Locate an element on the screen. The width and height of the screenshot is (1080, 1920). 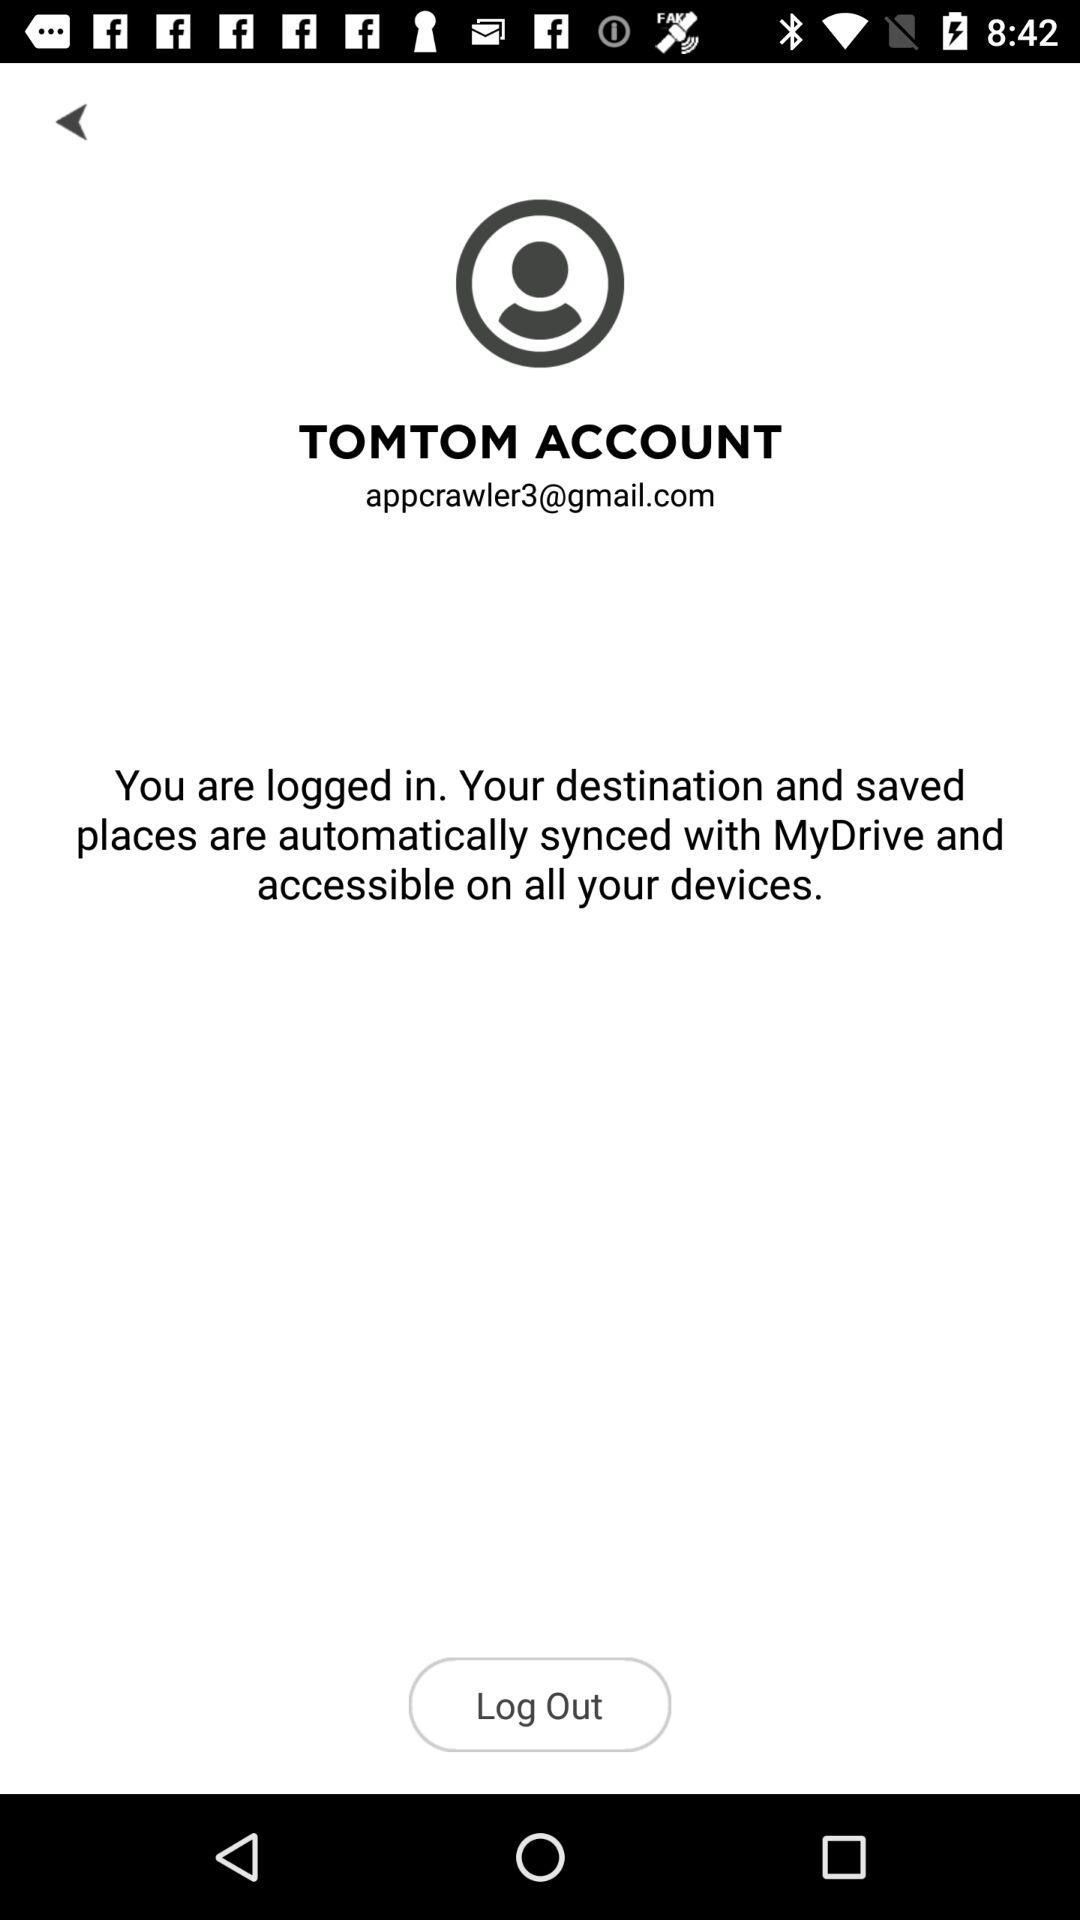
log out icon is located at coordinates (540, 1703).